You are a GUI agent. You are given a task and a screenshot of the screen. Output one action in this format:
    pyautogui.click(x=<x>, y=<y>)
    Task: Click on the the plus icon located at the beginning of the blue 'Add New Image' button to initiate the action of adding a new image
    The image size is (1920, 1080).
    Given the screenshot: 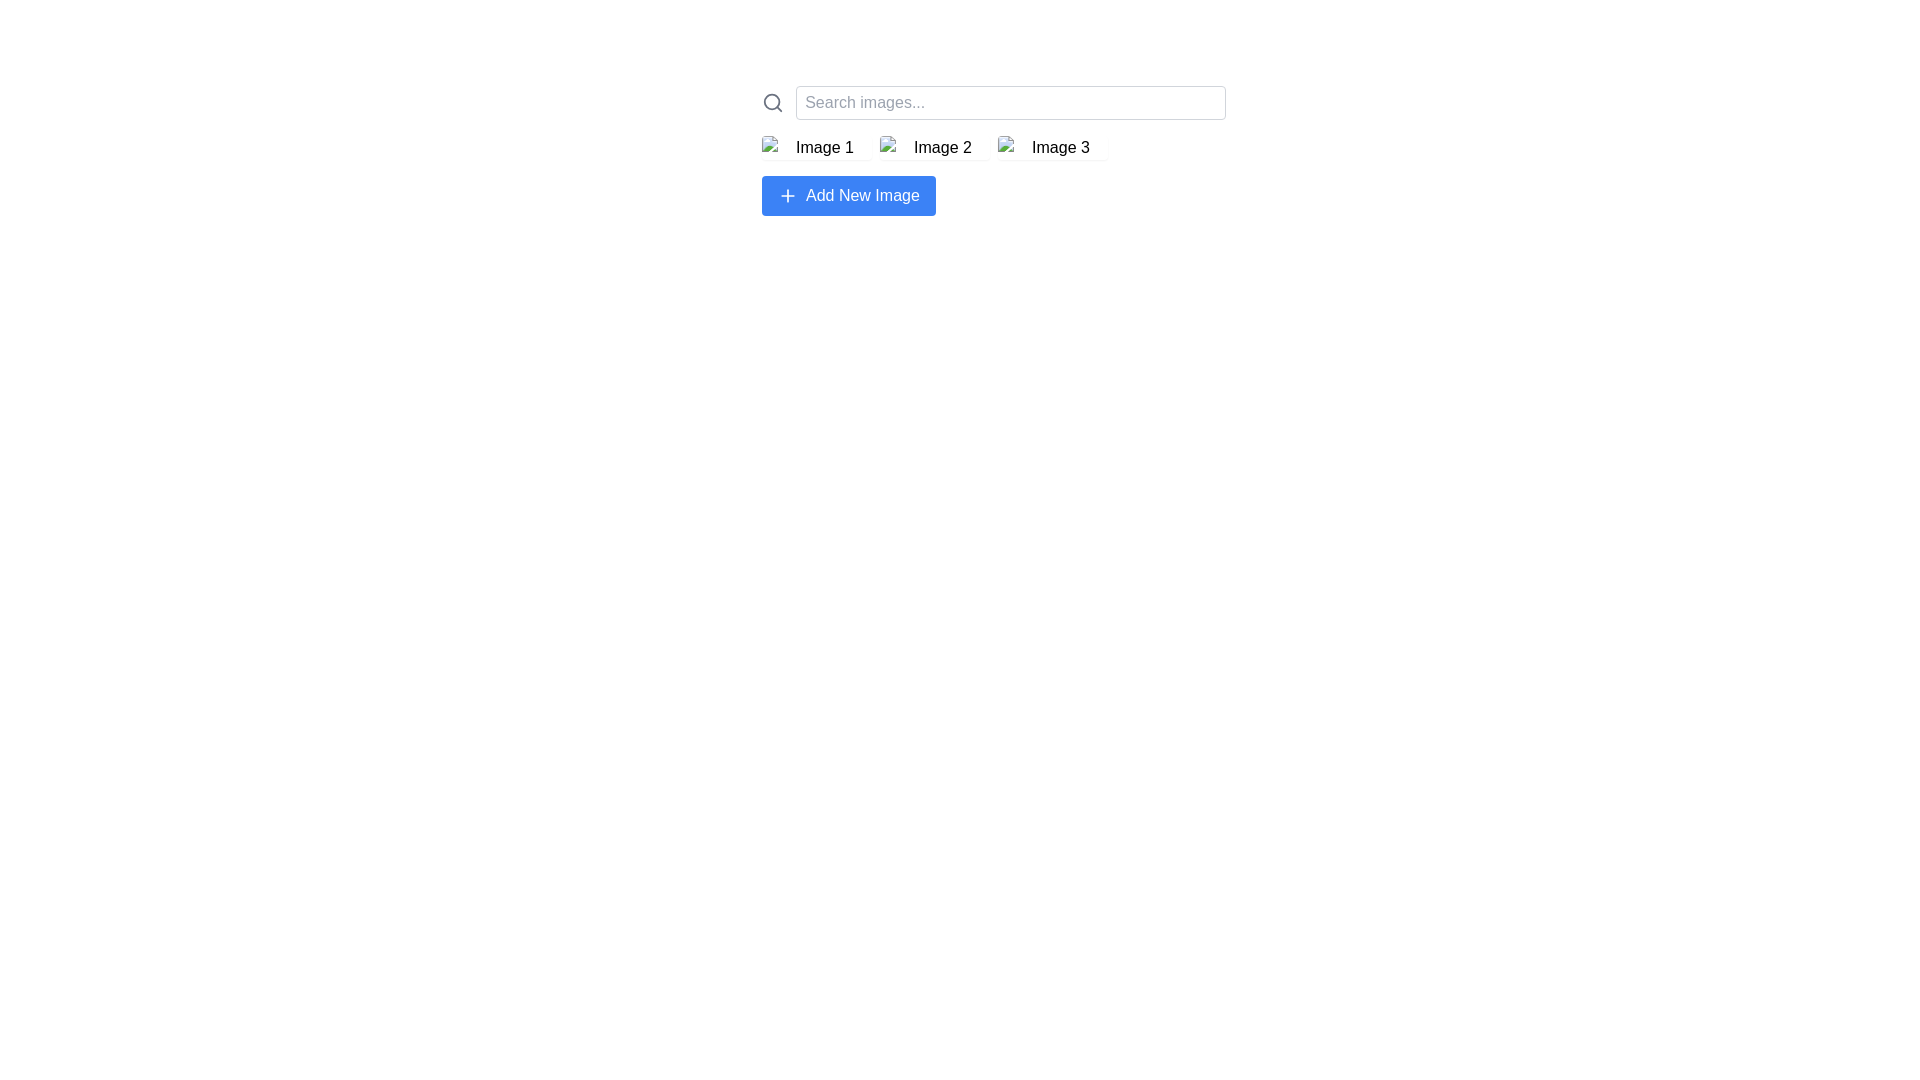 What is the action you would take?
    pyautogui.click(x=786, y=196)
    